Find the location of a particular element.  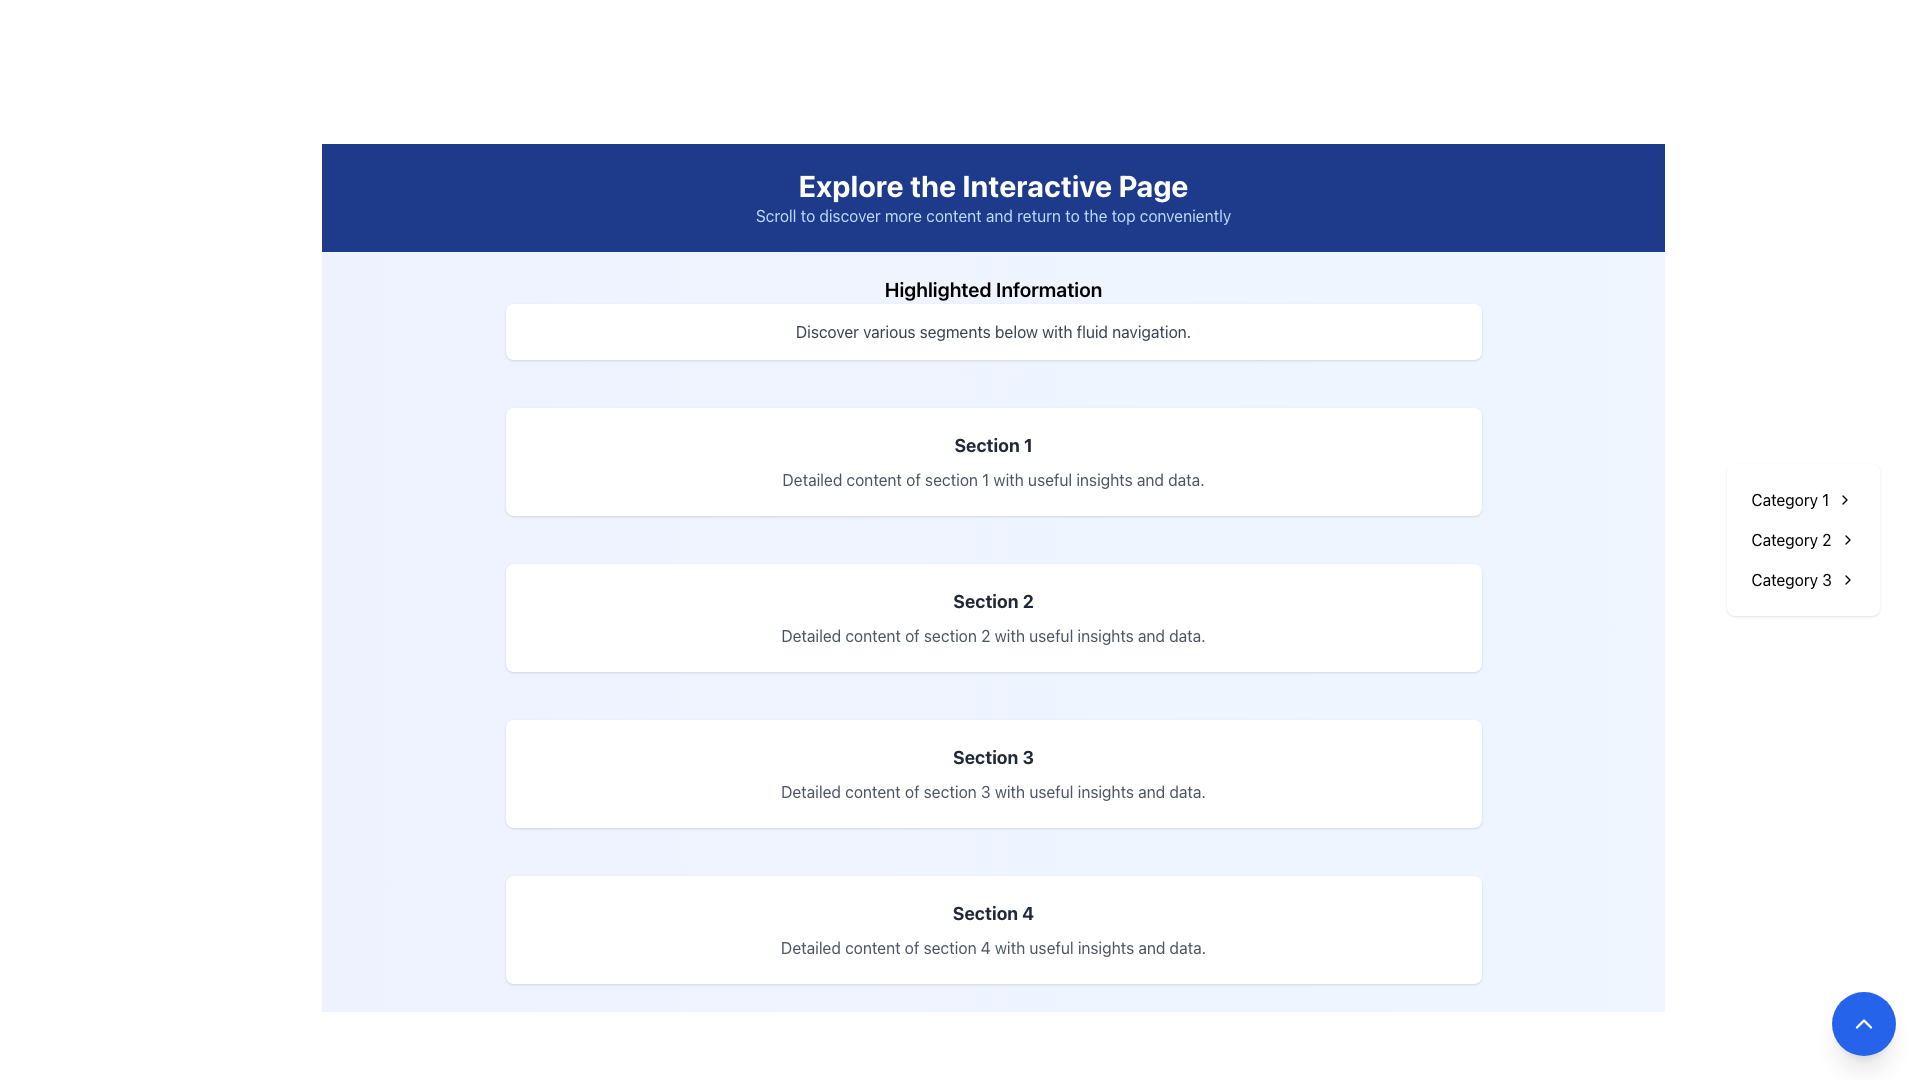

the text element displaying 'Category 2' is located at coordinates (1791, 540).